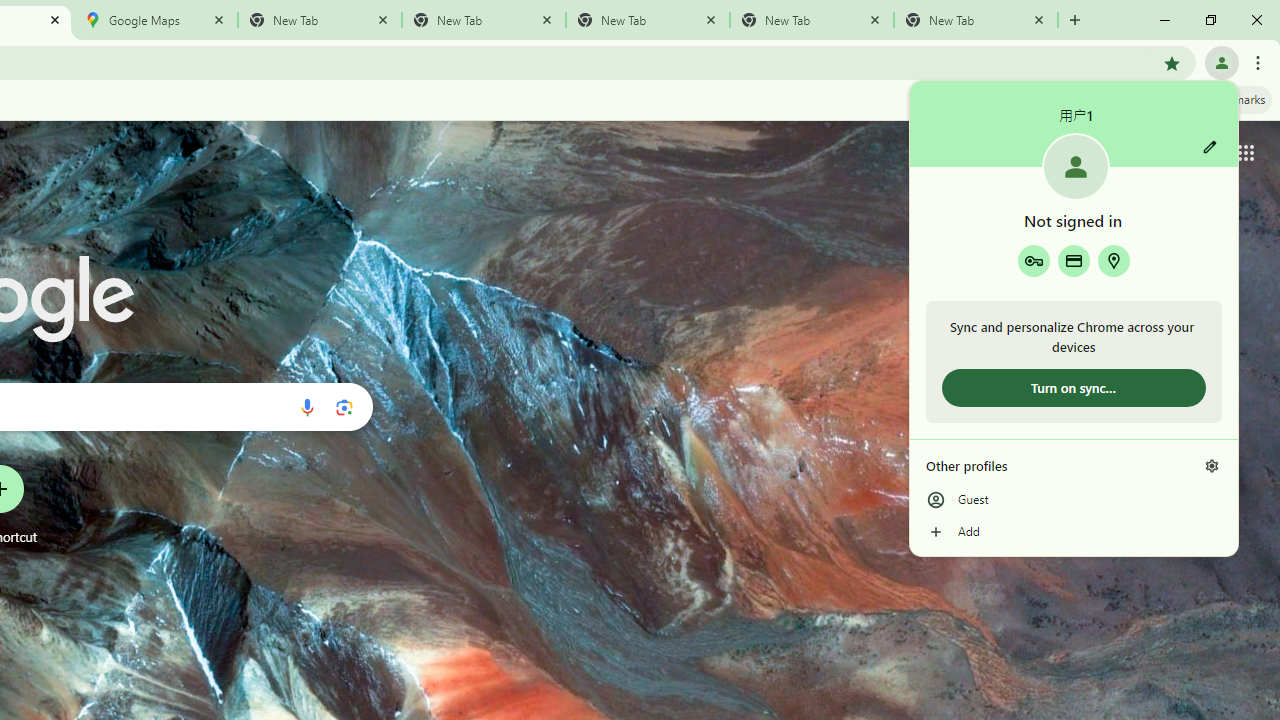  Describe the element at coordinates (1211, 465) in the screenshot. I see `'Manage profiles'` at that location.